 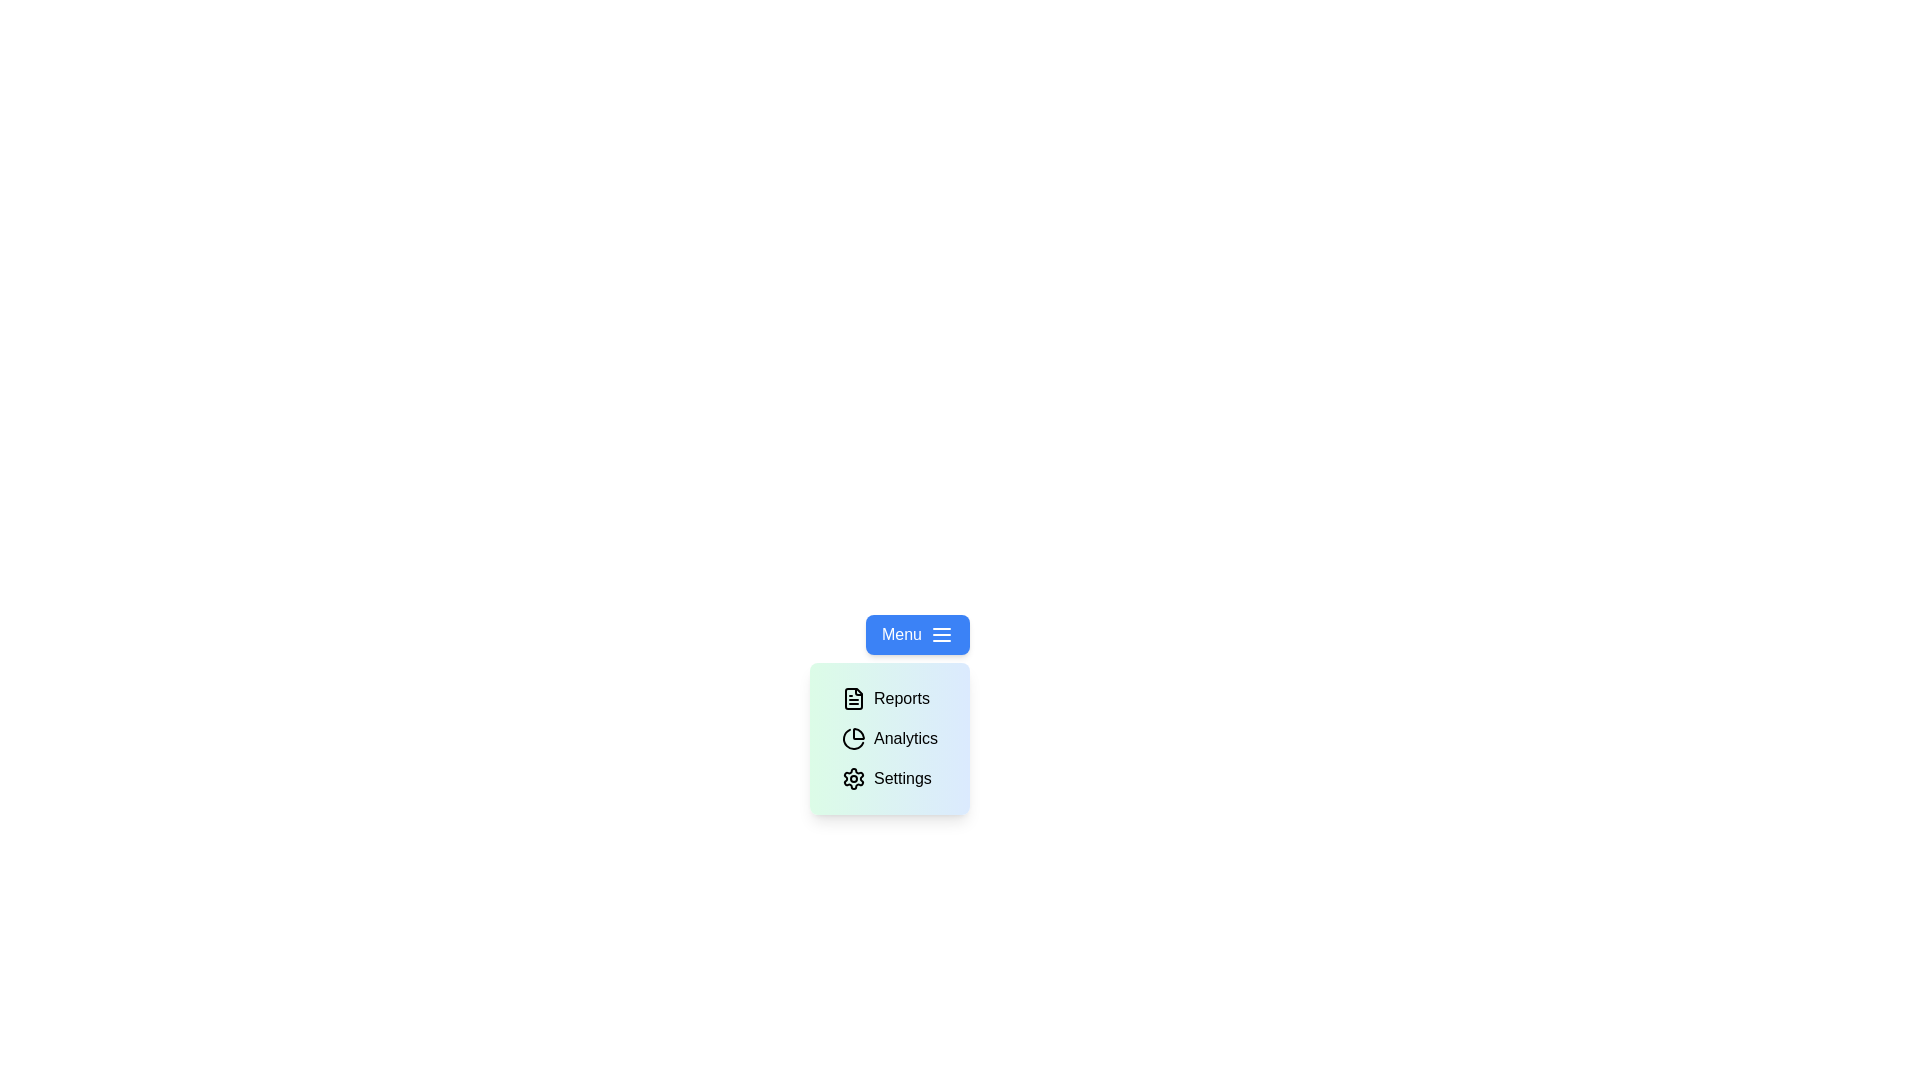 I want to click on the 'Settings' option in the dropdown menu, so click(x=885, y=778).